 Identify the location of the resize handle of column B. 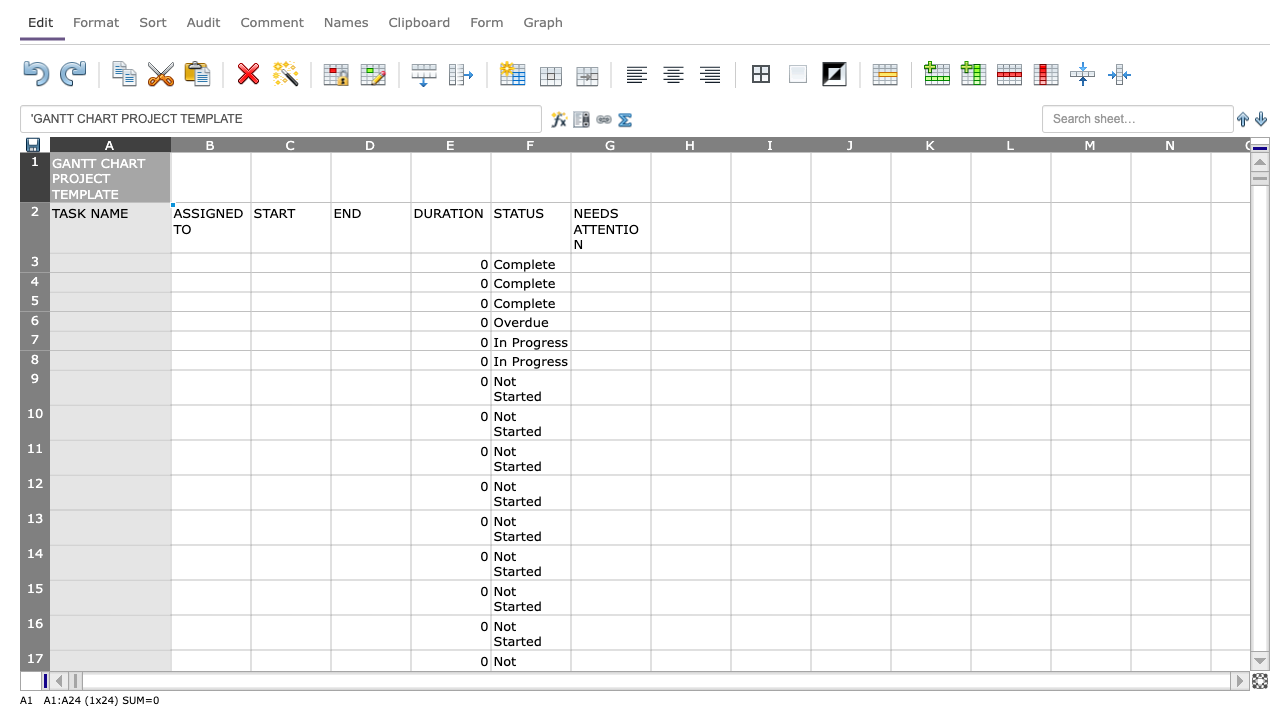
(250, 143).